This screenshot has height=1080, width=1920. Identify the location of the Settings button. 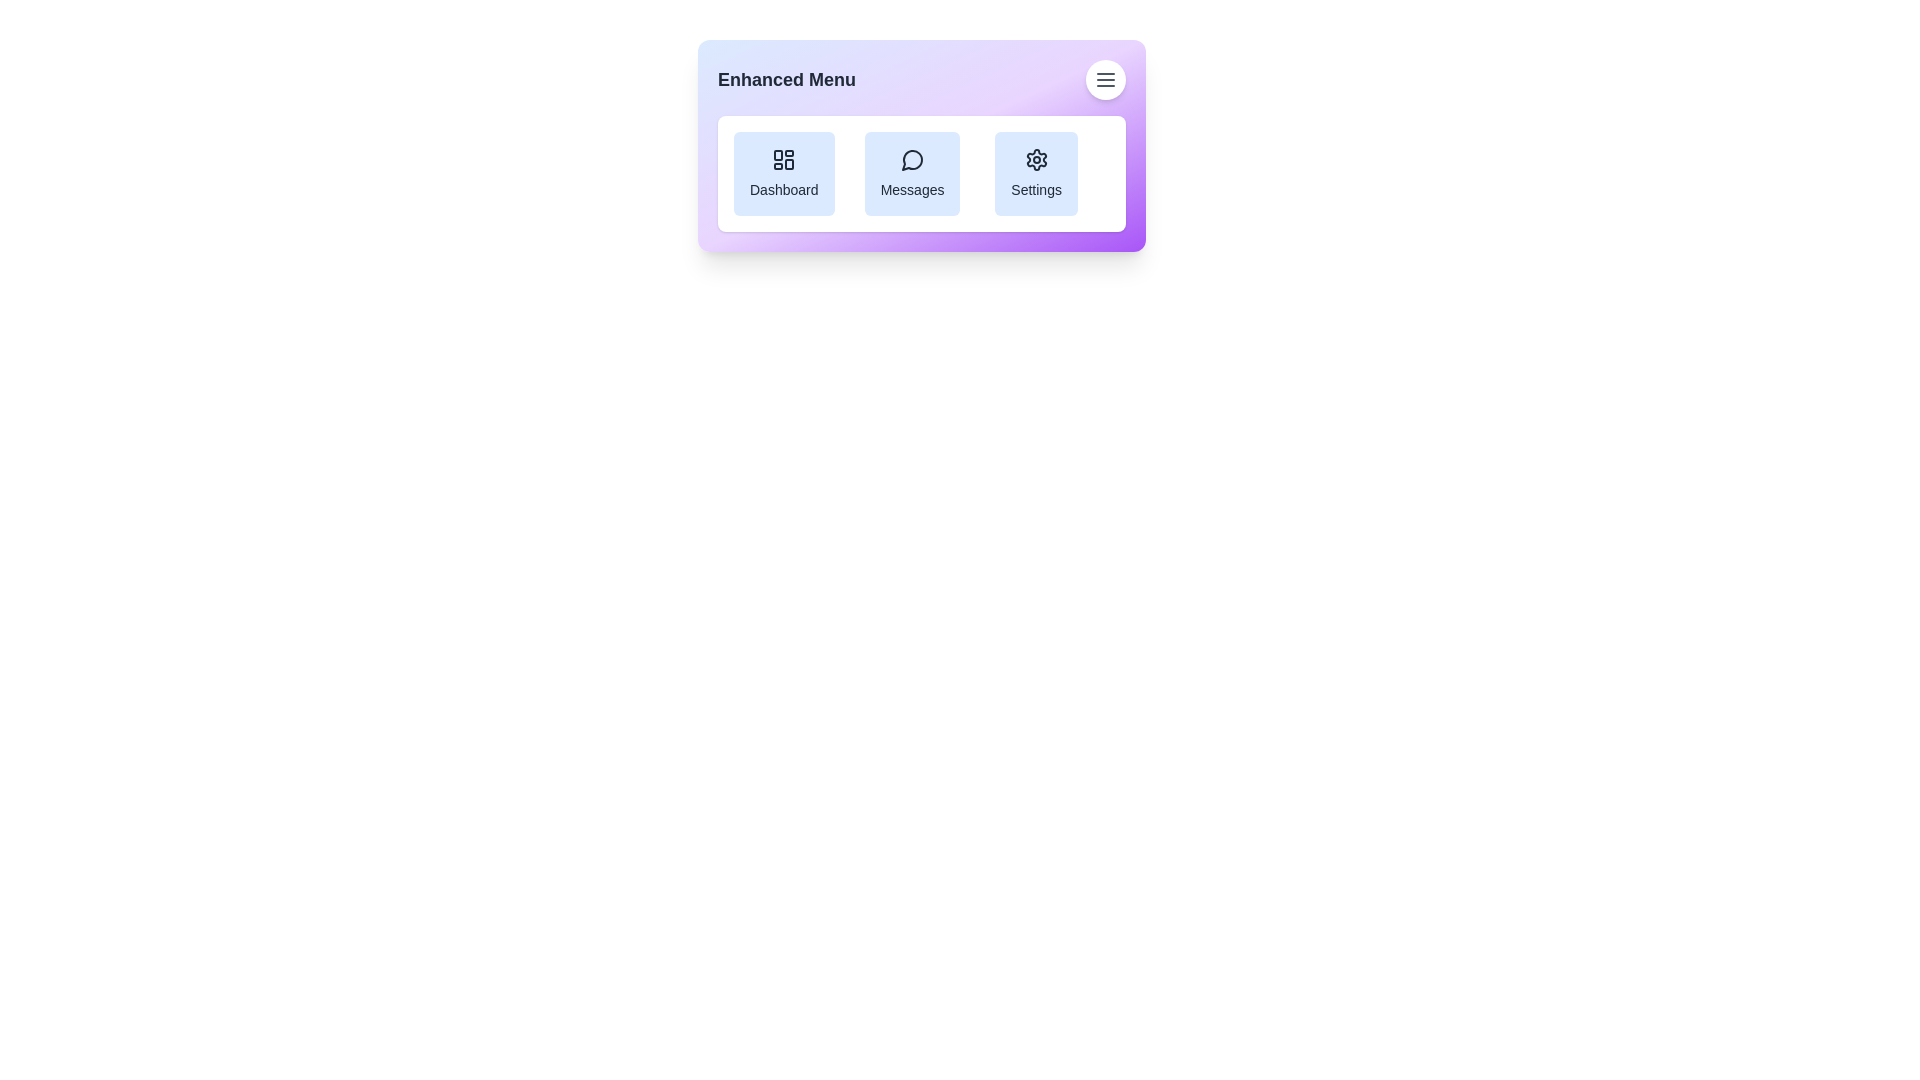
(1036, 172).